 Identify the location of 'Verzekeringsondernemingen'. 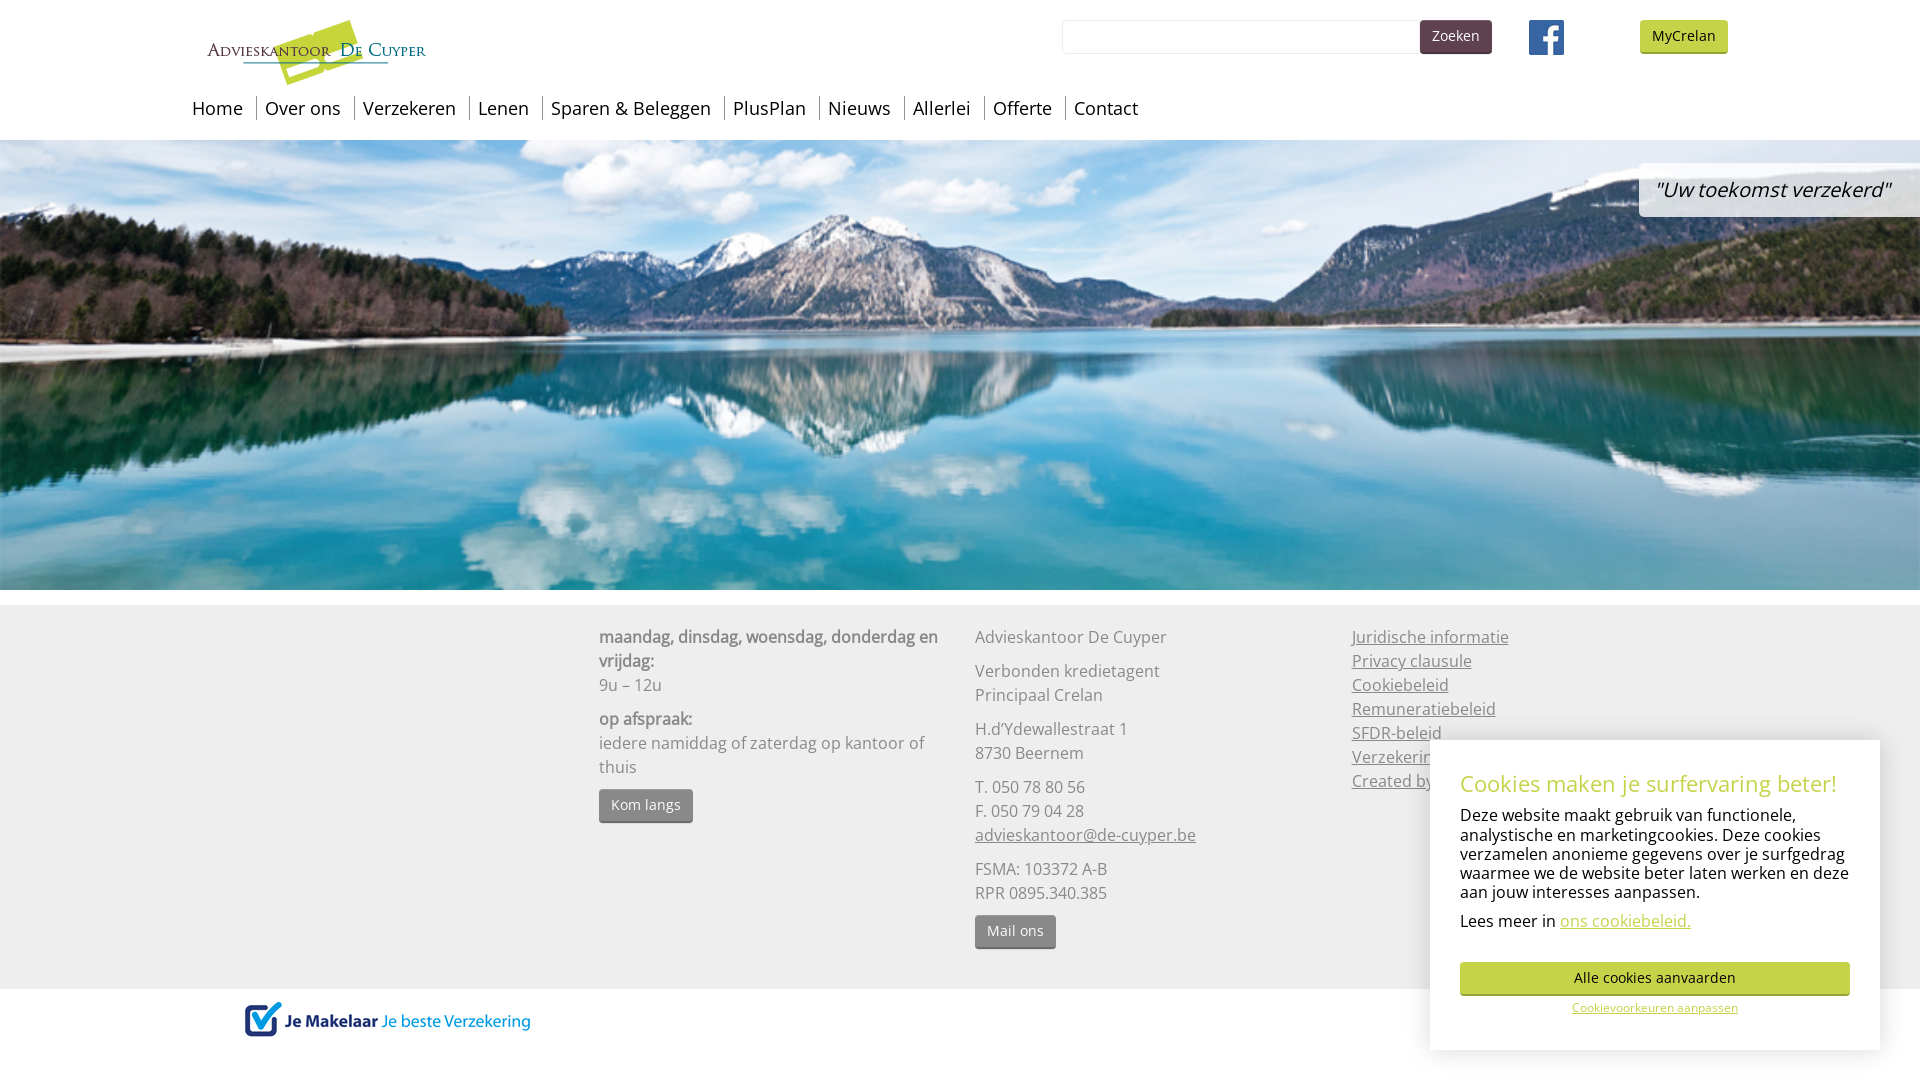
(1462, 756).